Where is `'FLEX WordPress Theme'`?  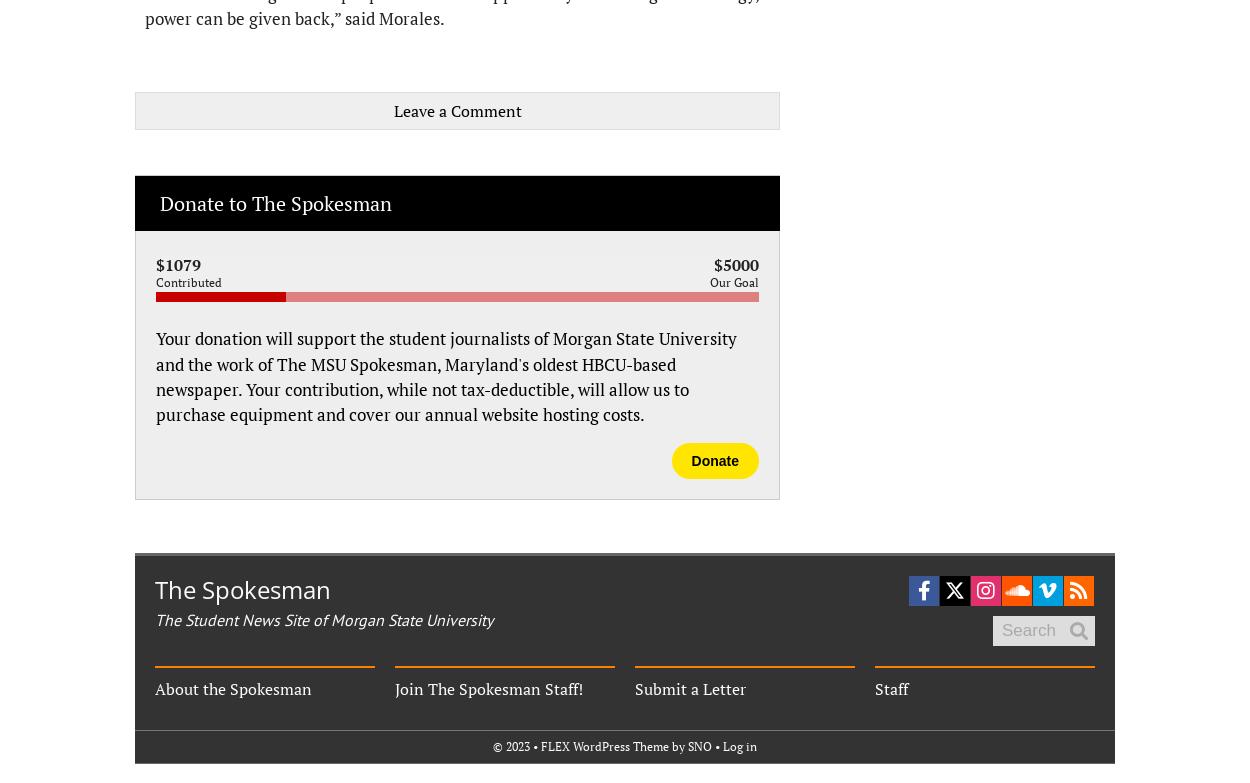
'FLEX WordPress Theme' is located at coordinates (541, 745).